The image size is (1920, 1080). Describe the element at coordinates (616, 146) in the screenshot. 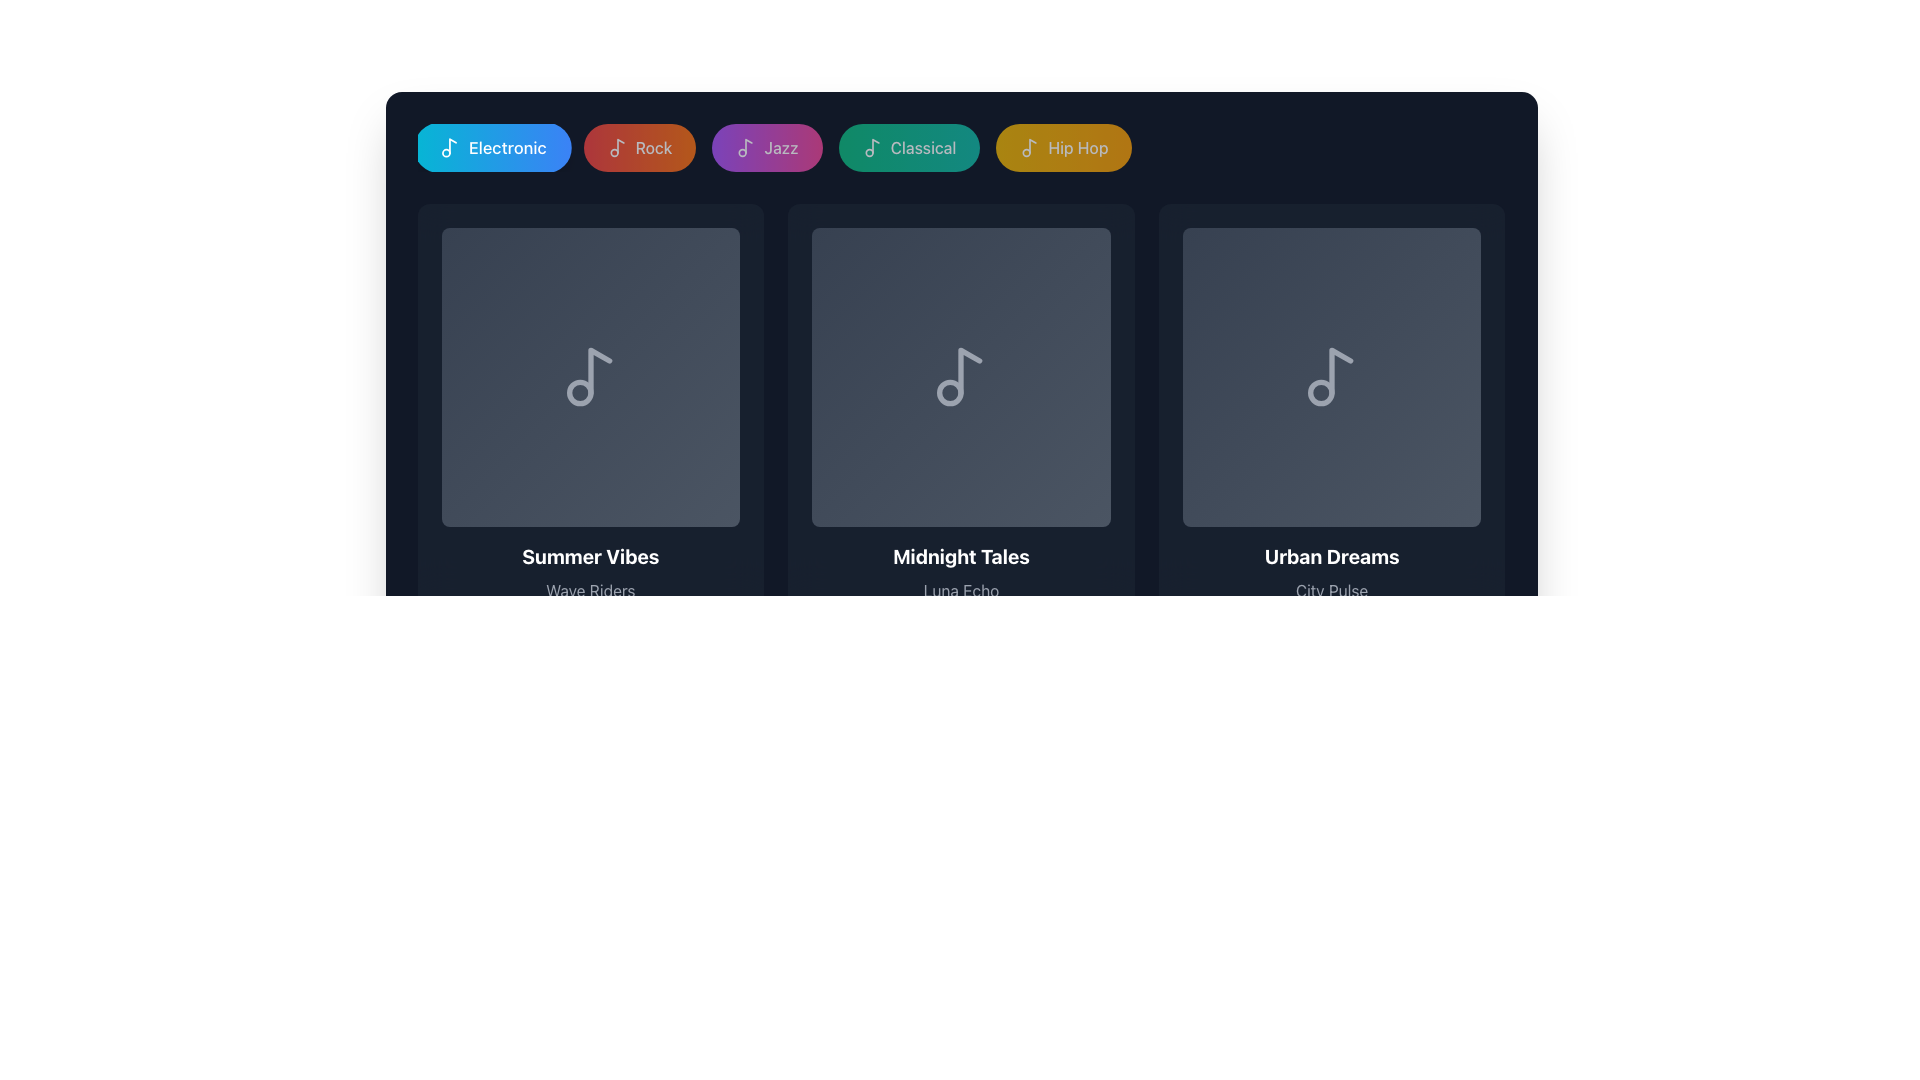

I see `the 'Rock' category button which contains a music note icon on its left side` at that location.